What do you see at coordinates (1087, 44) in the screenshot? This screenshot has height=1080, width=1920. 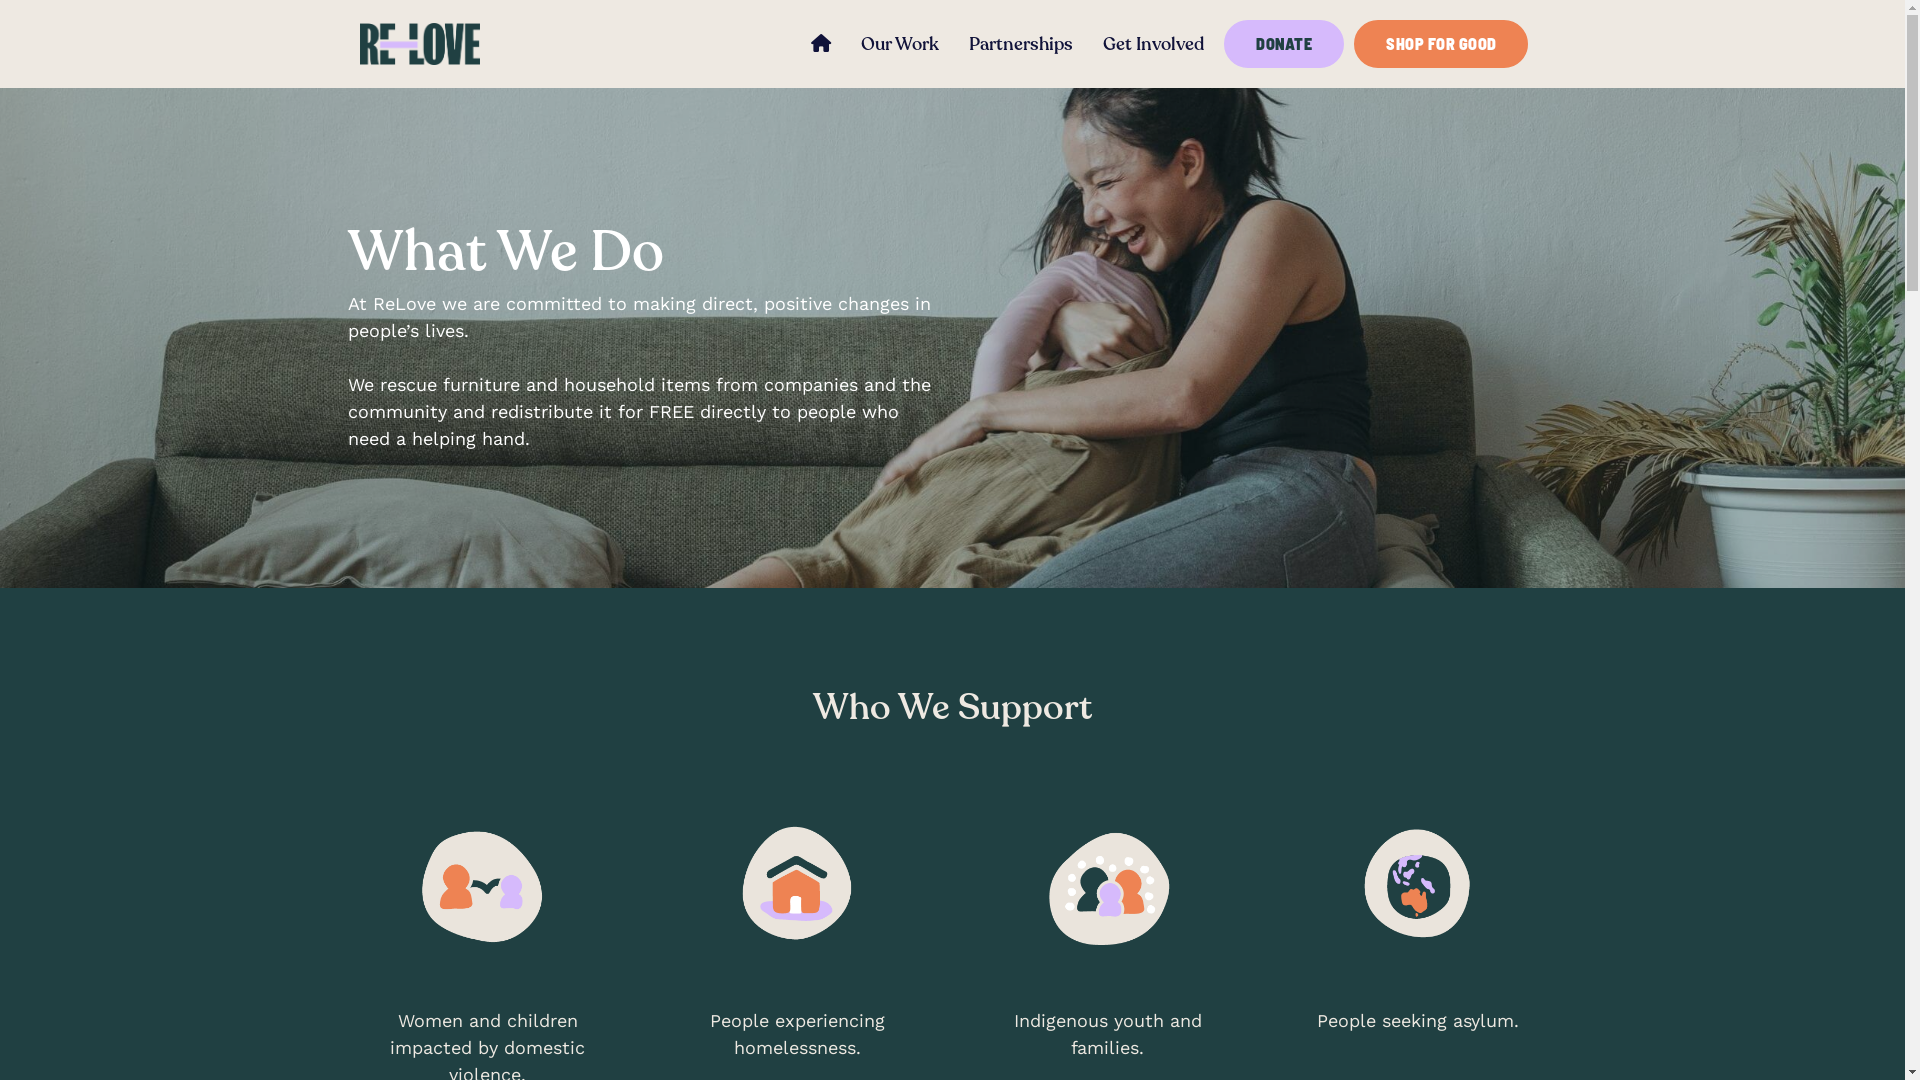 I see `'Get Involved'` at bounding box center [1087, 44].